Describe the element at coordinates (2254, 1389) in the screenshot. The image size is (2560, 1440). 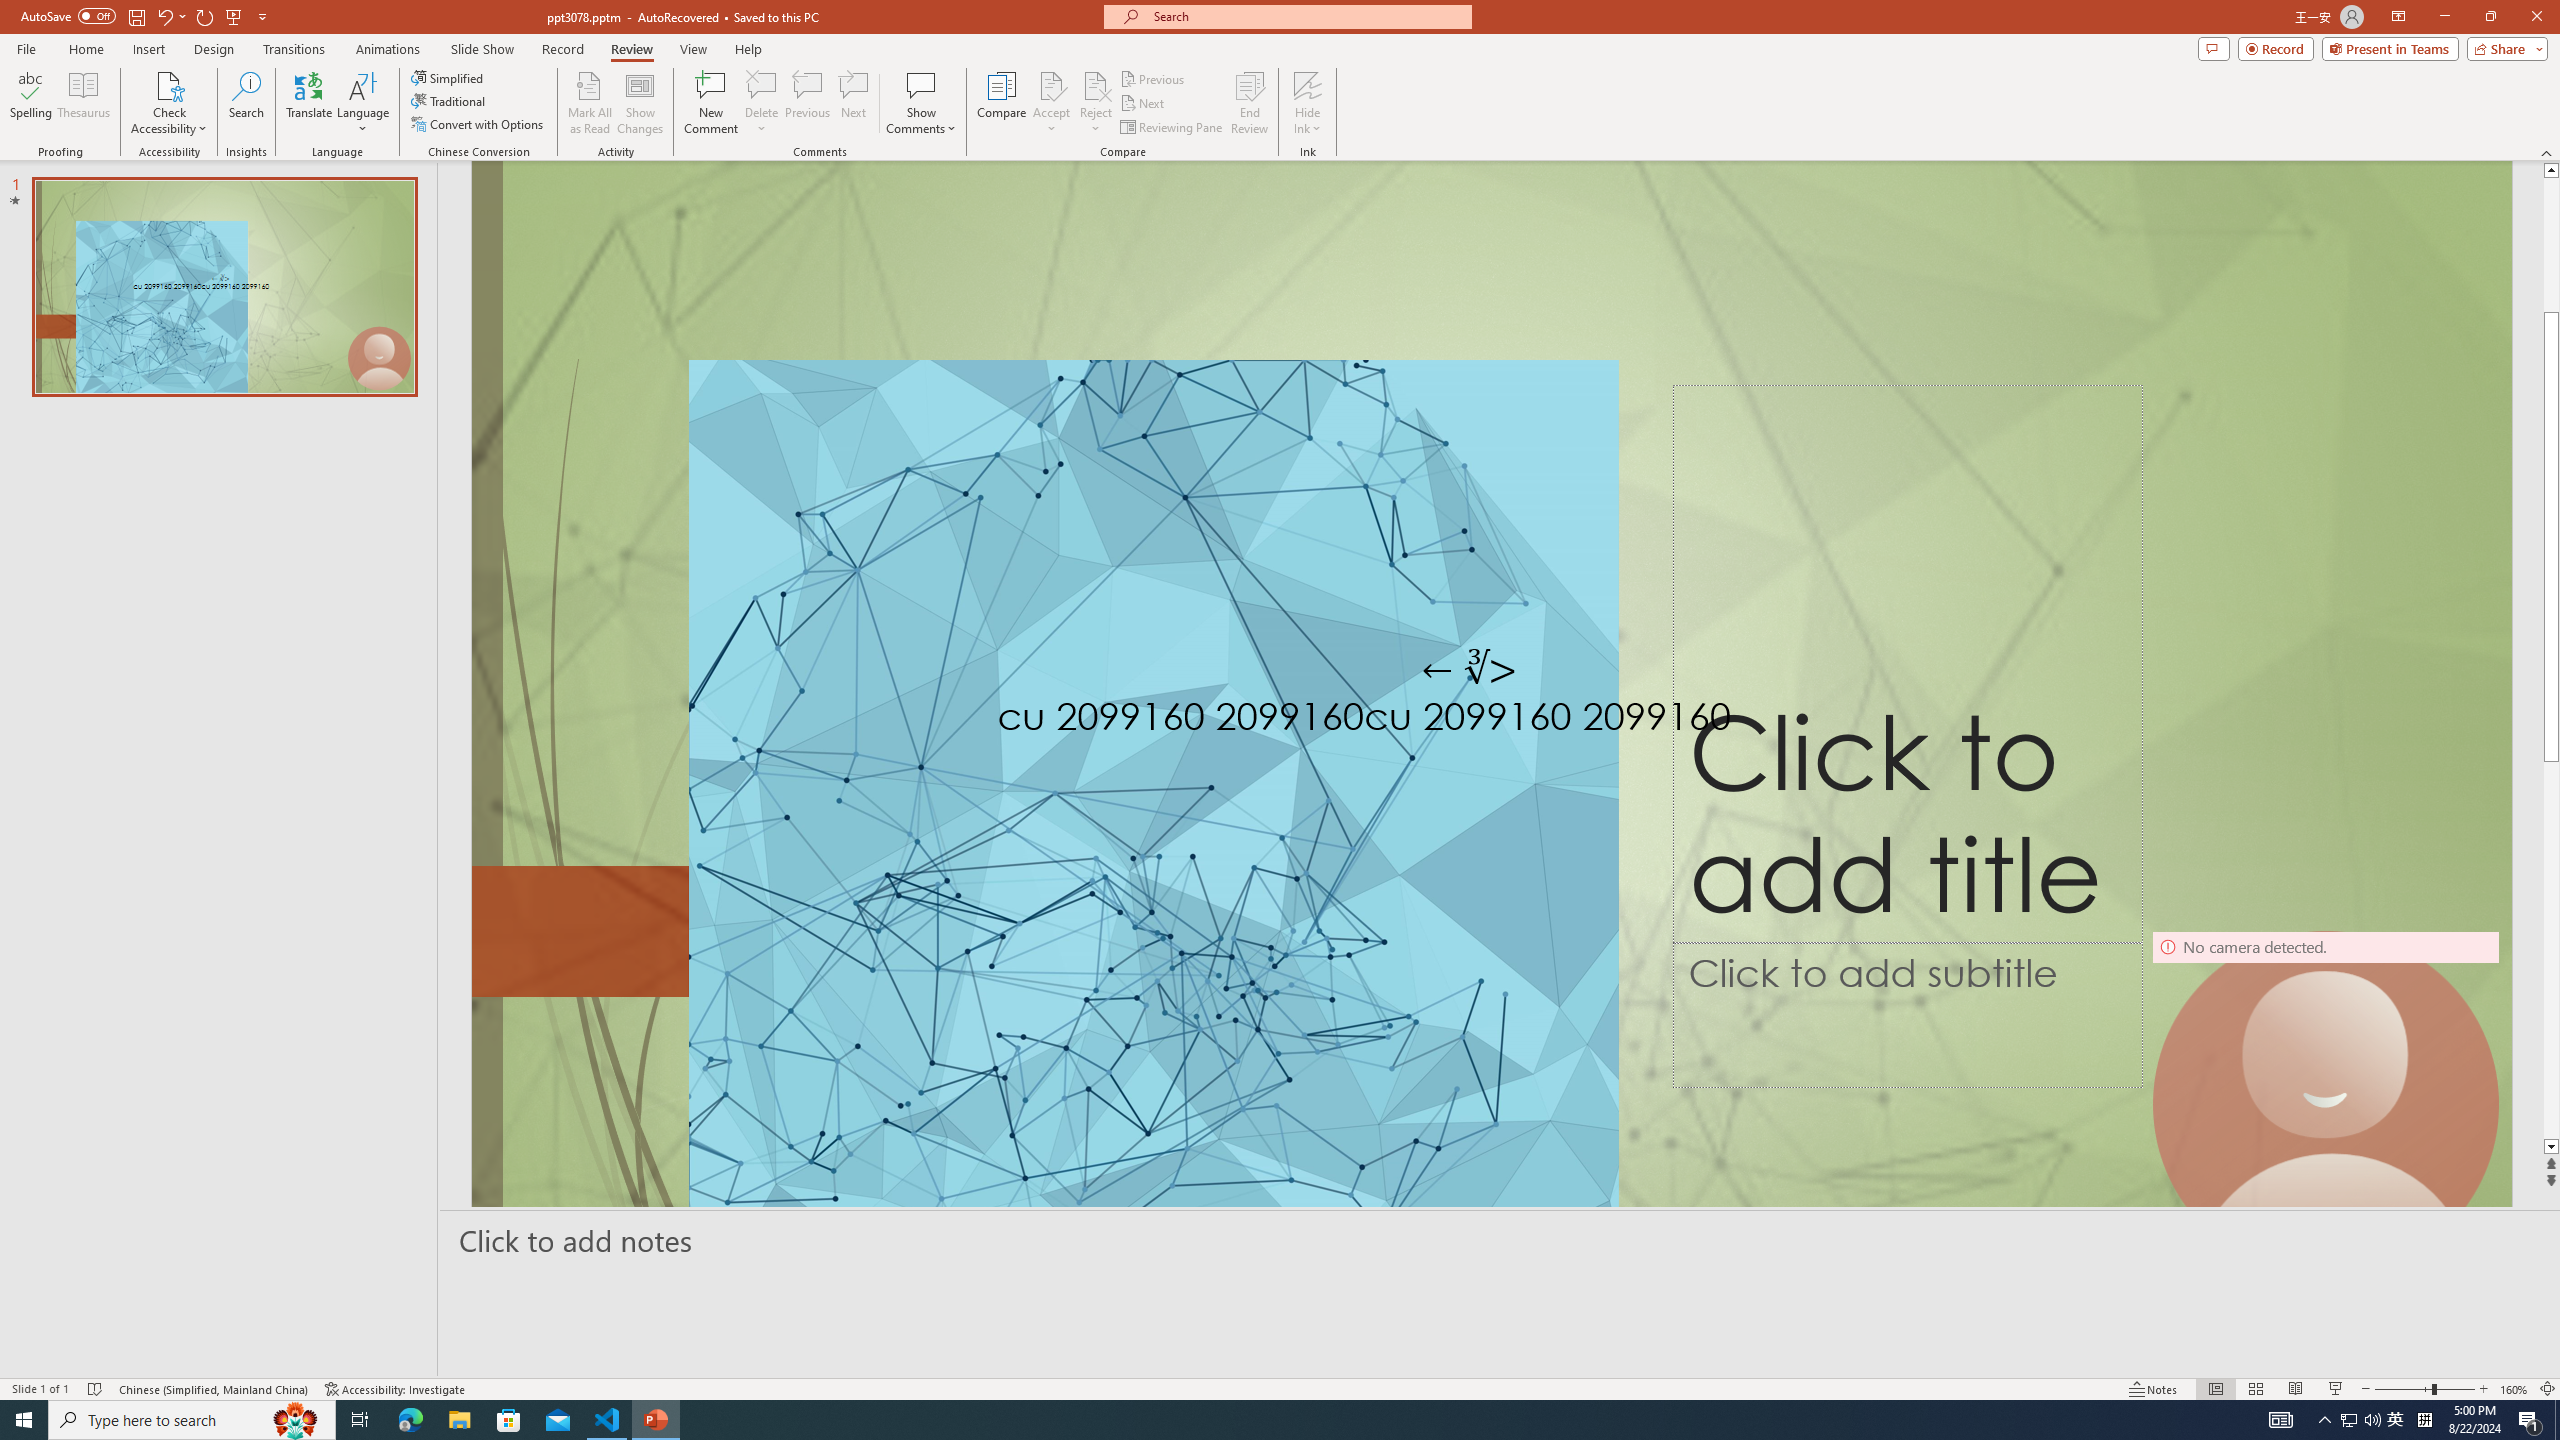
I see `'Slide Sorter'` at that location.